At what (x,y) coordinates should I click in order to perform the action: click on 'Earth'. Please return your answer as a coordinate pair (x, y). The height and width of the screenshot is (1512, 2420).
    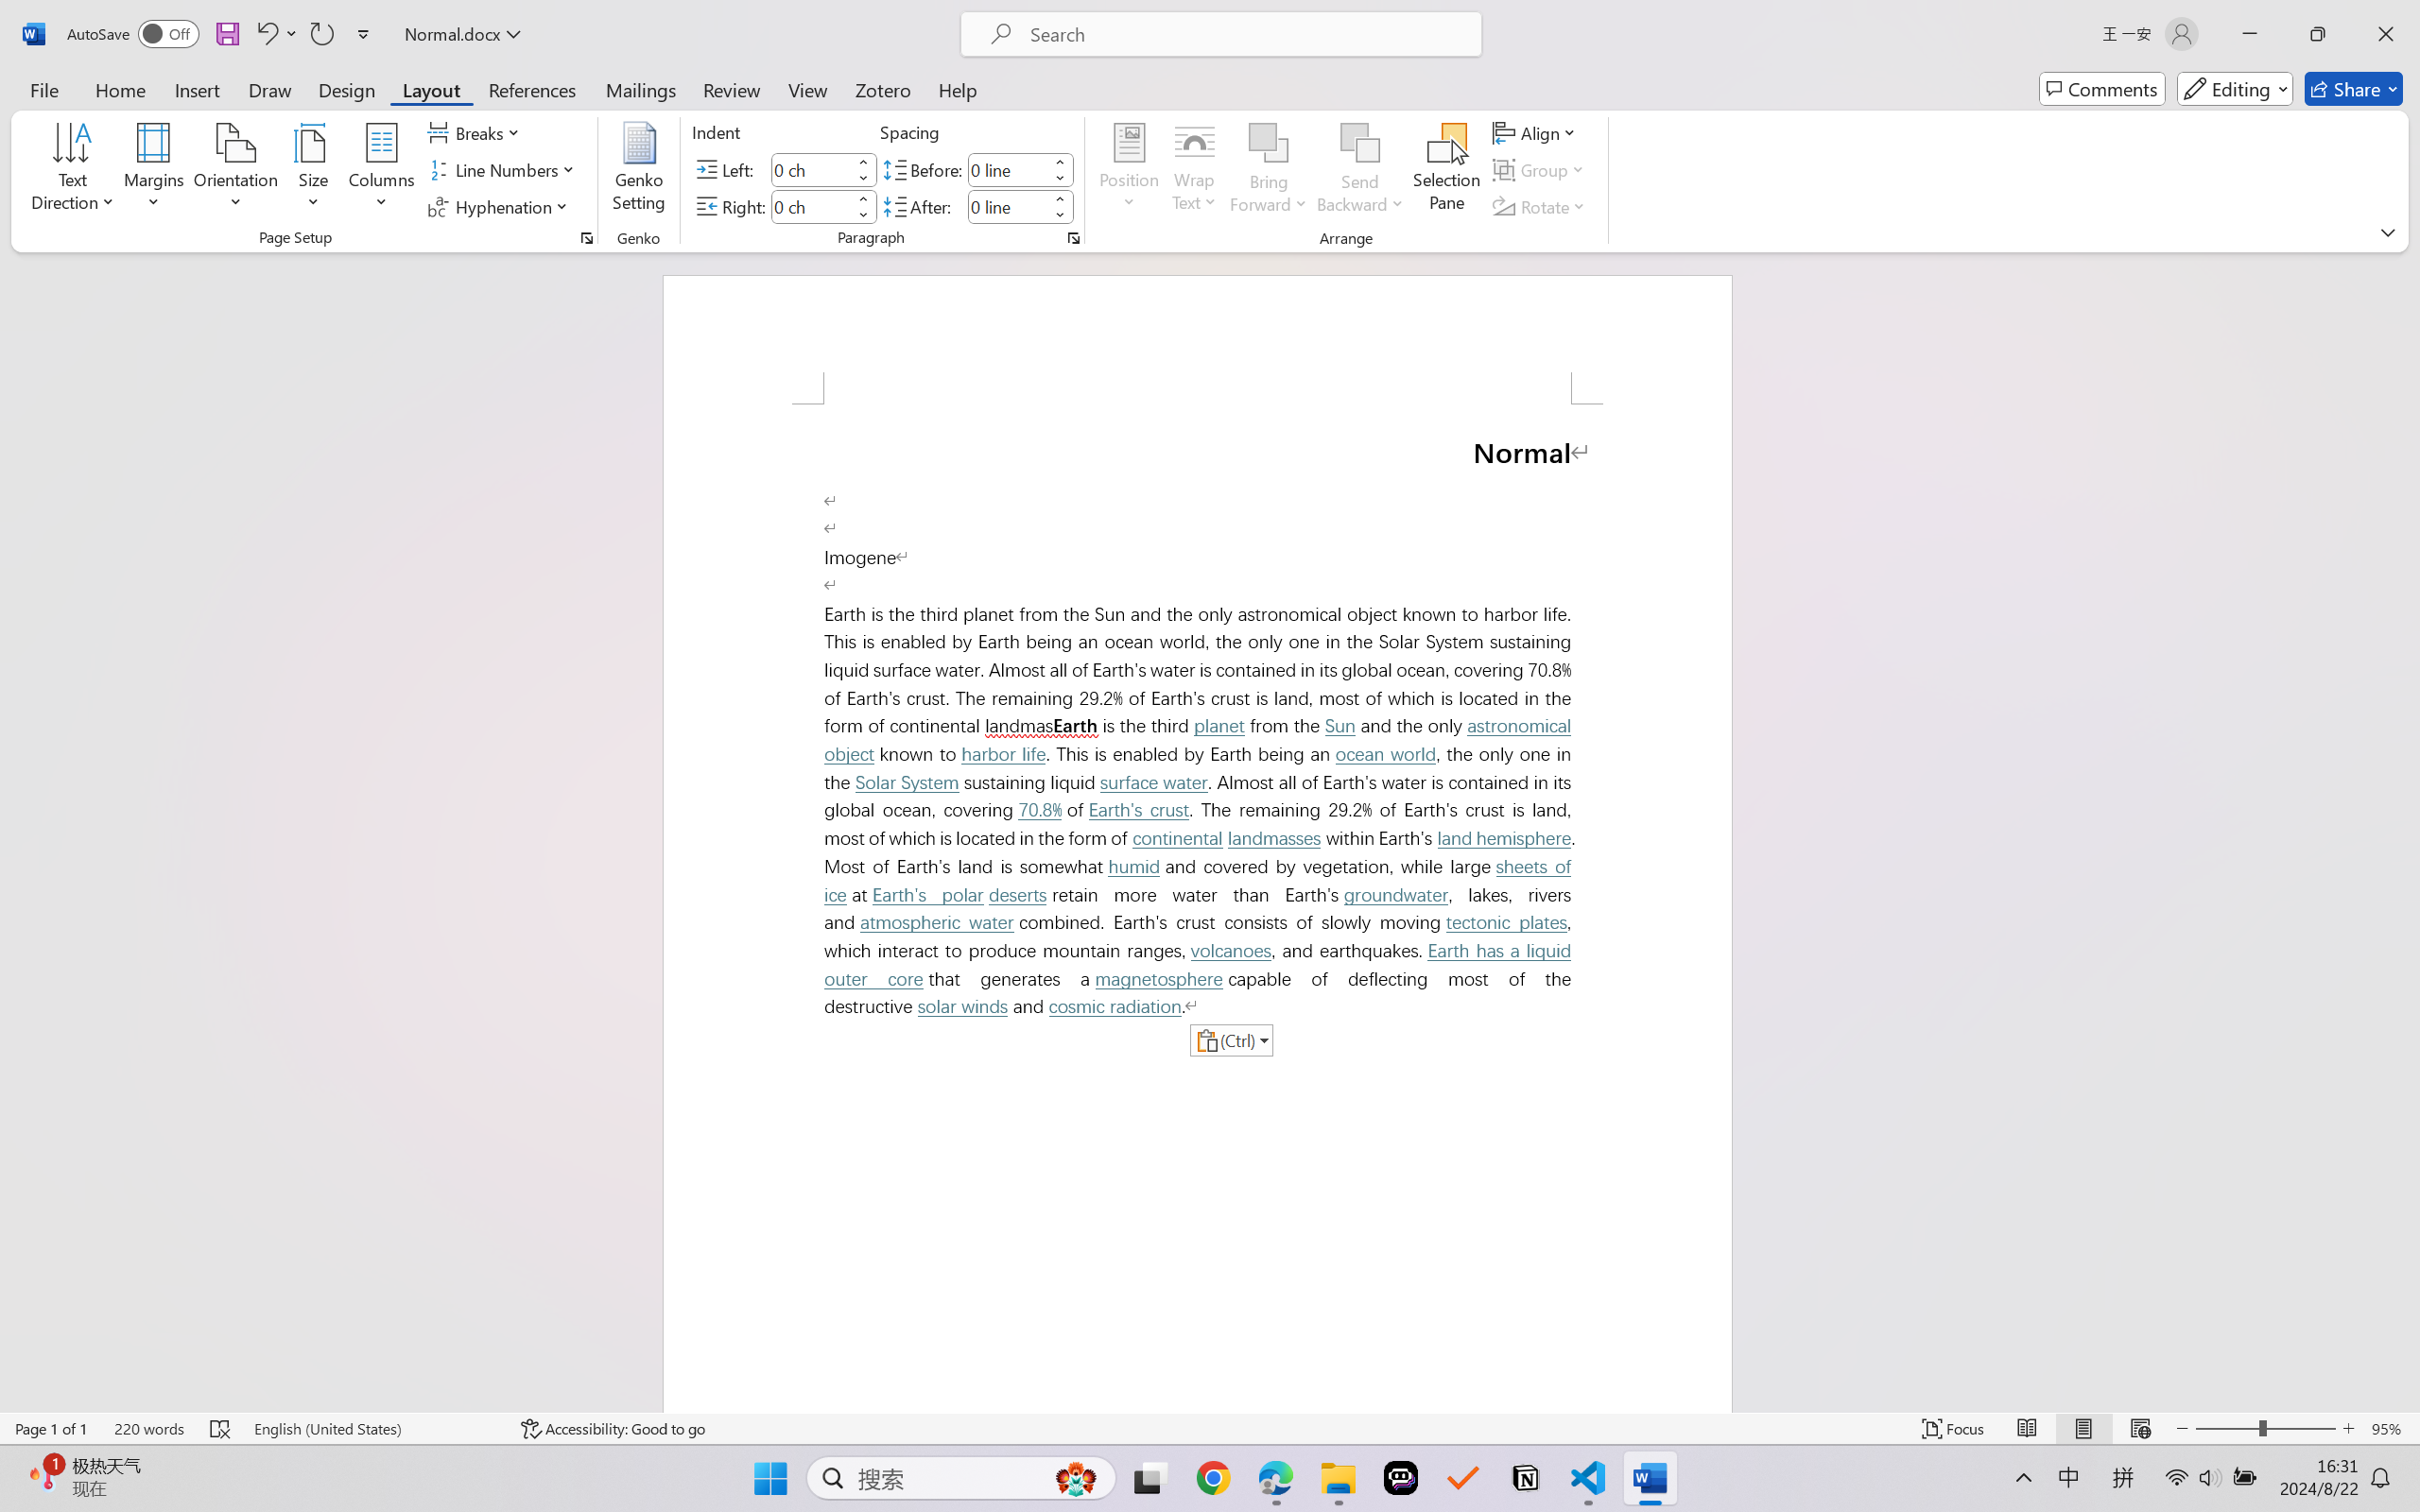
    Looking at the image, I should click on (1137, 809).